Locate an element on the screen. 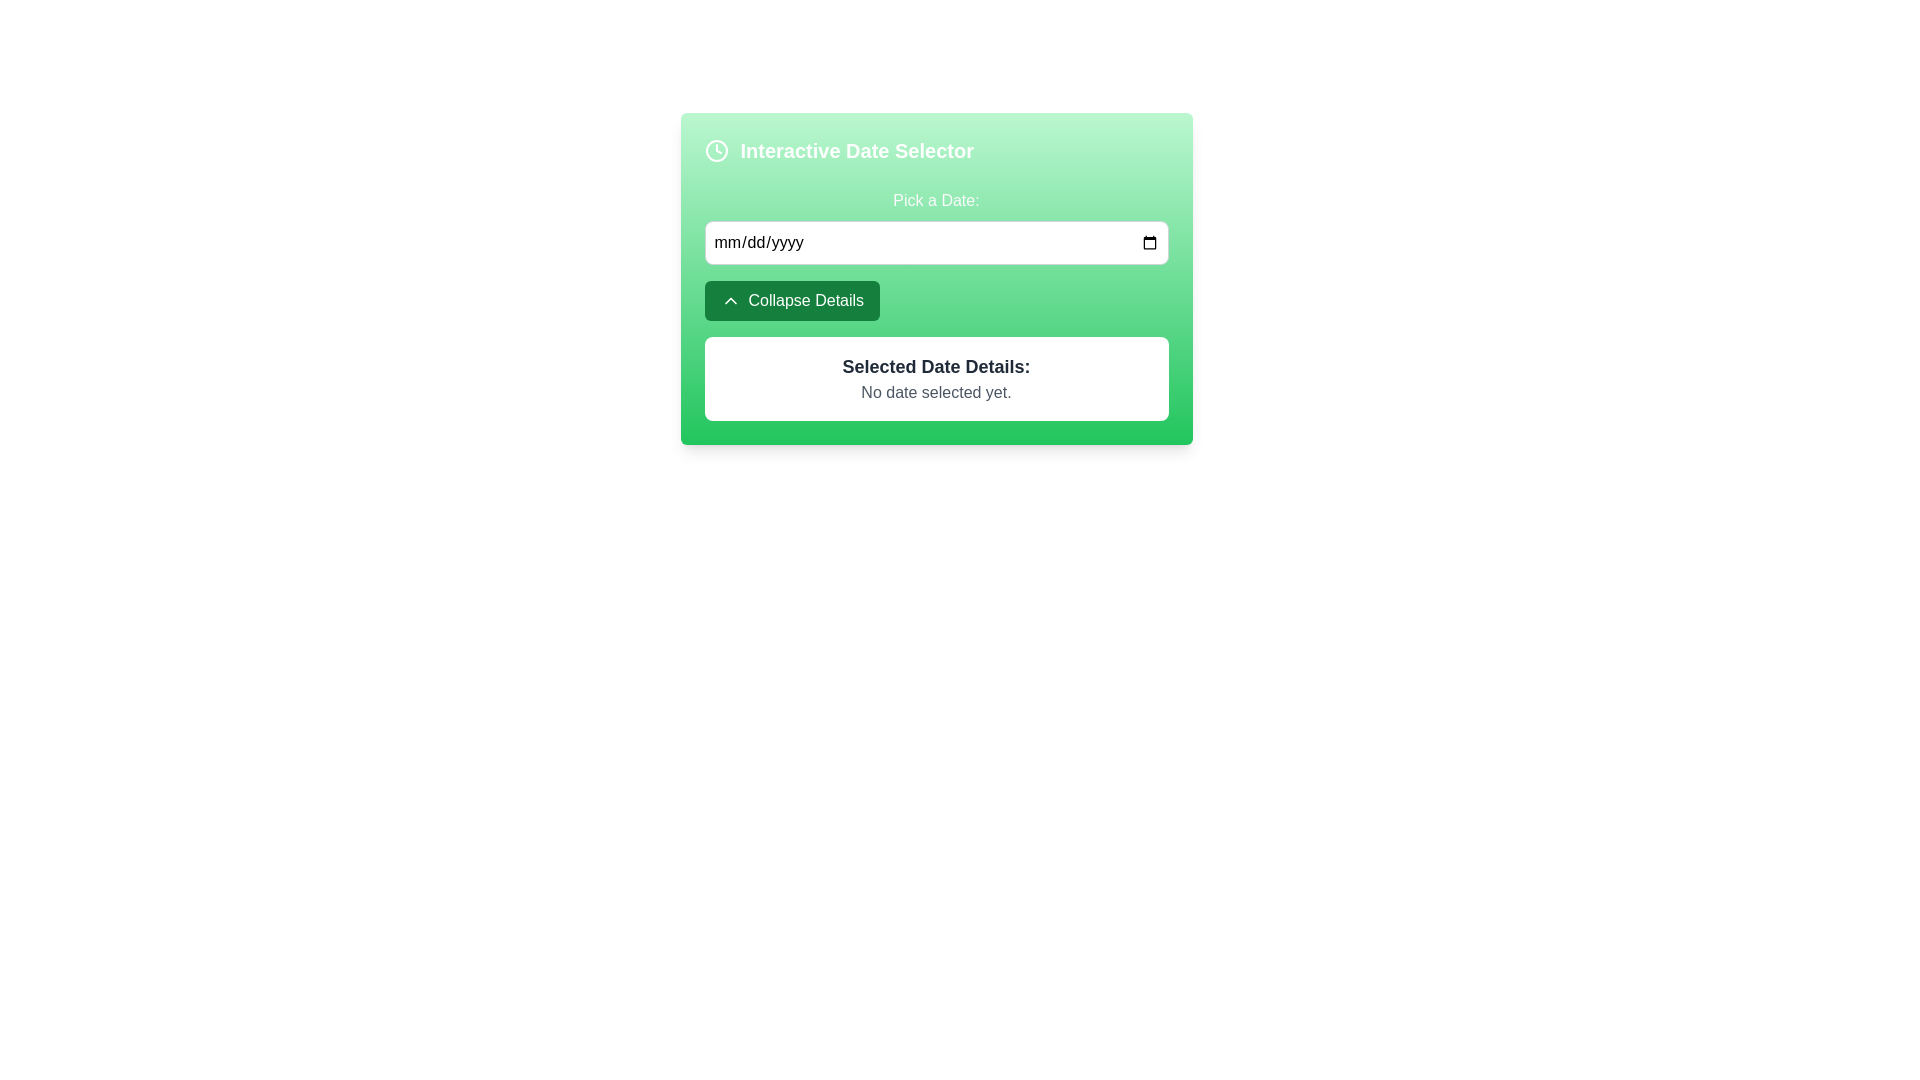 Image resolution: width=1920 pixels, height=1080 pixels. the decorative icon for the 'Interactive Date Selector' component, located to the far left of the title bar, directly adjacent to the text 'Interactive Date Selector' is located at coordinates (716, 149).